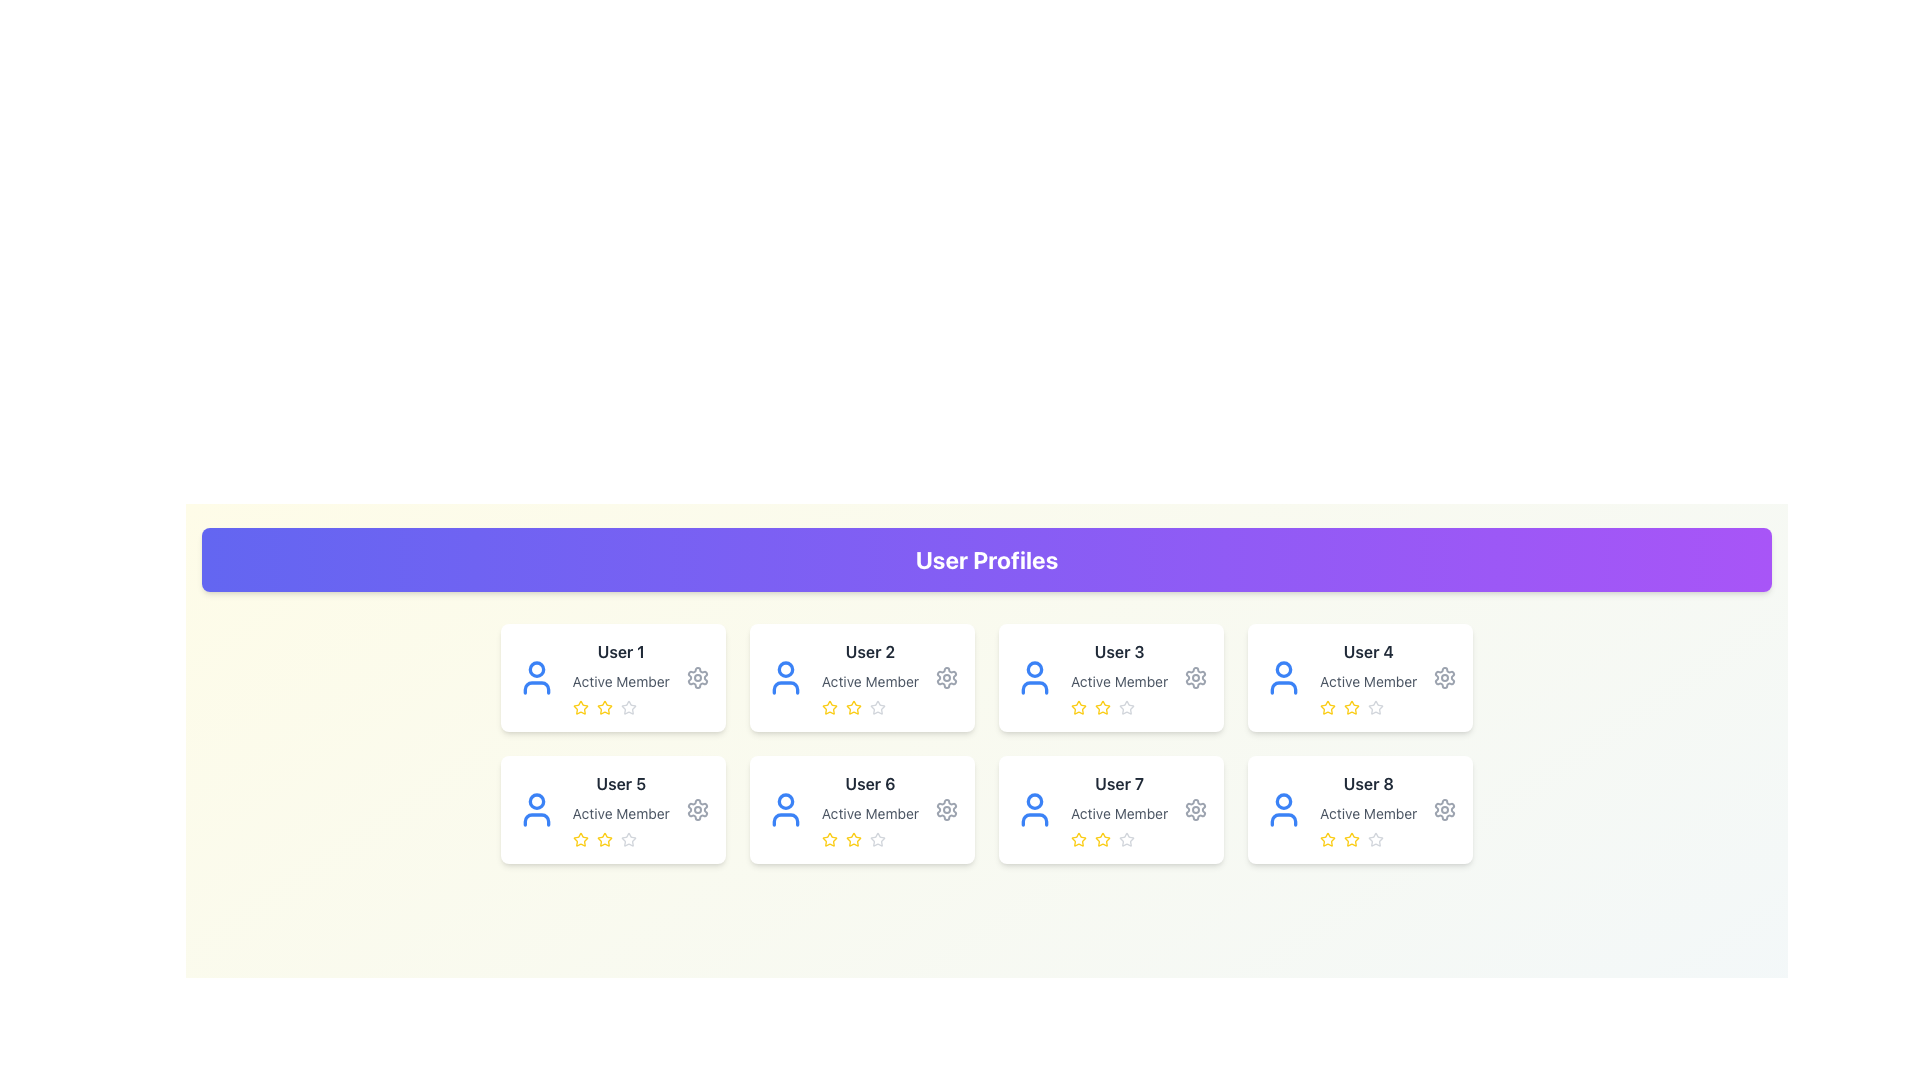  Describe the element at coordinates (1196, 677) in the screenshot. I see `the gear-shaped icon in the 'User 3' panel` at that location.